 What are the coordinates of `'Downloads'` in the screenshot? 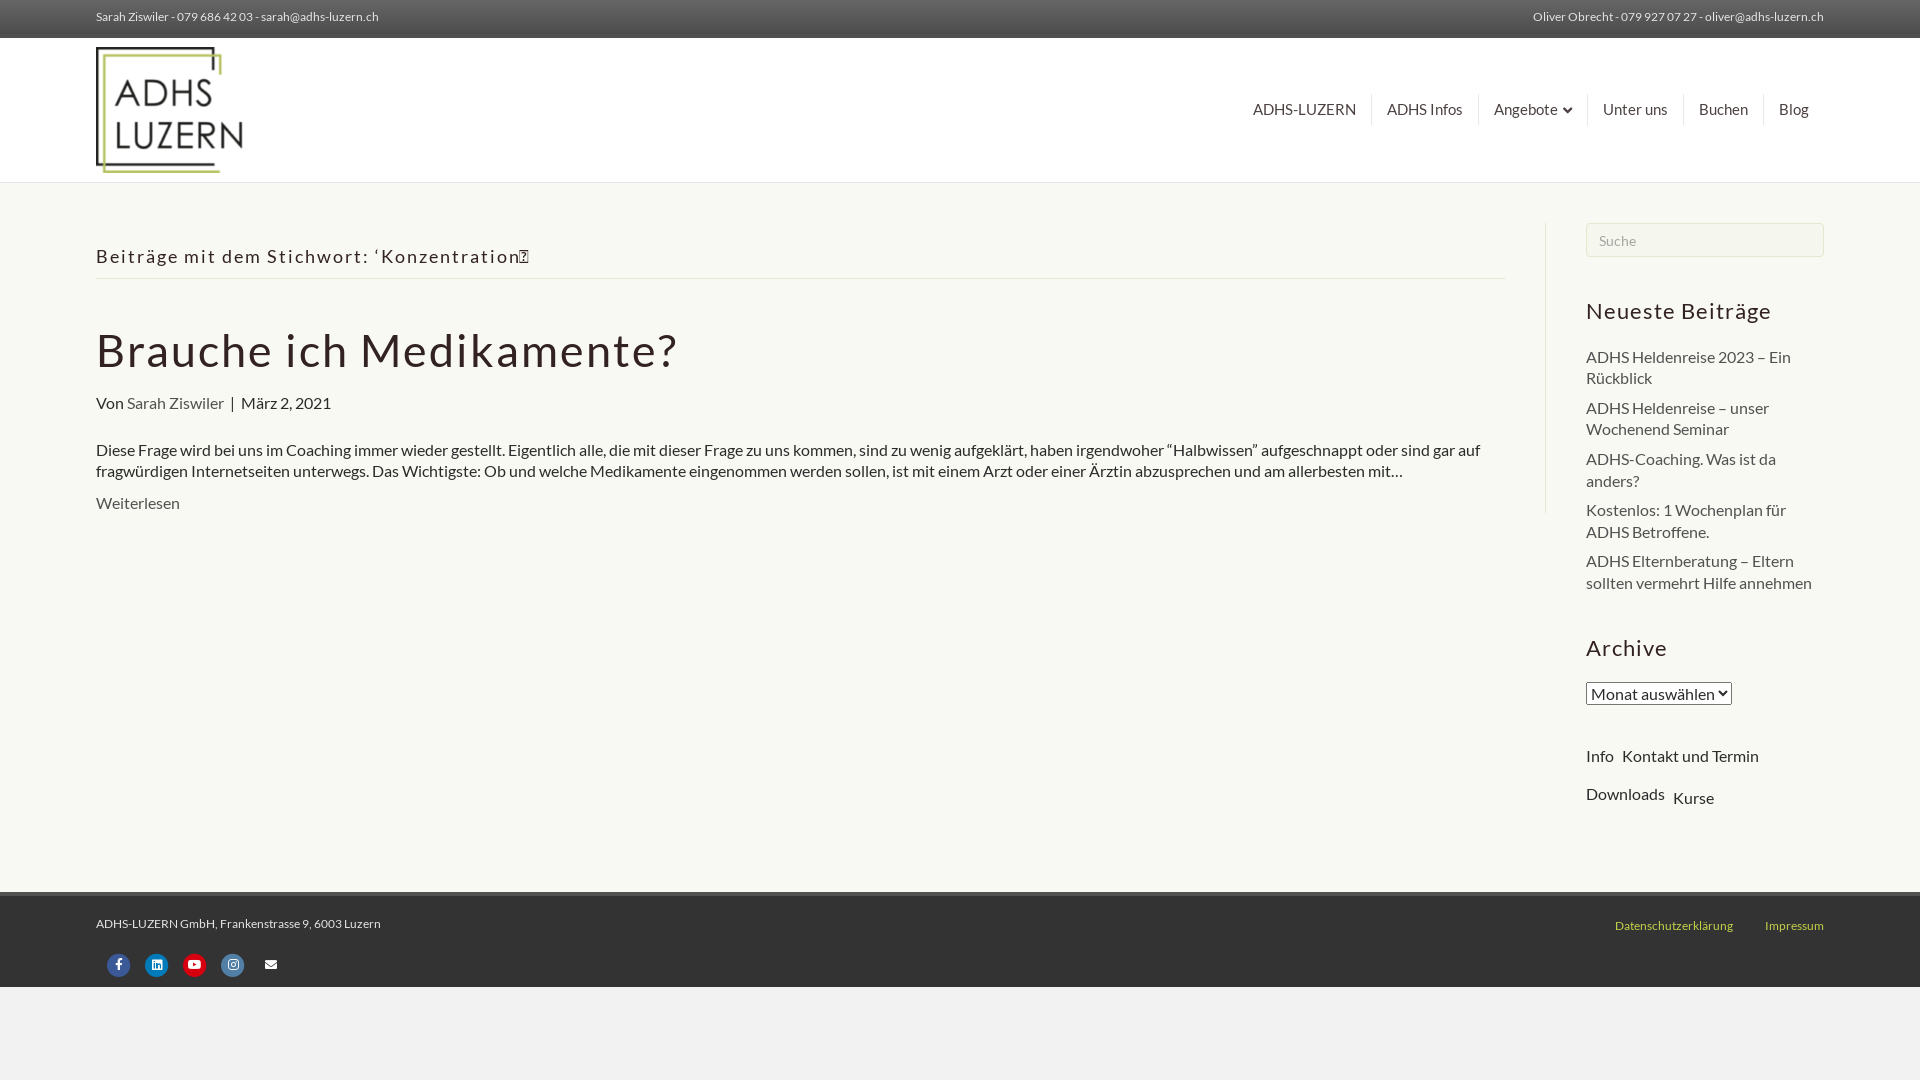 It's located at (1584, 793).